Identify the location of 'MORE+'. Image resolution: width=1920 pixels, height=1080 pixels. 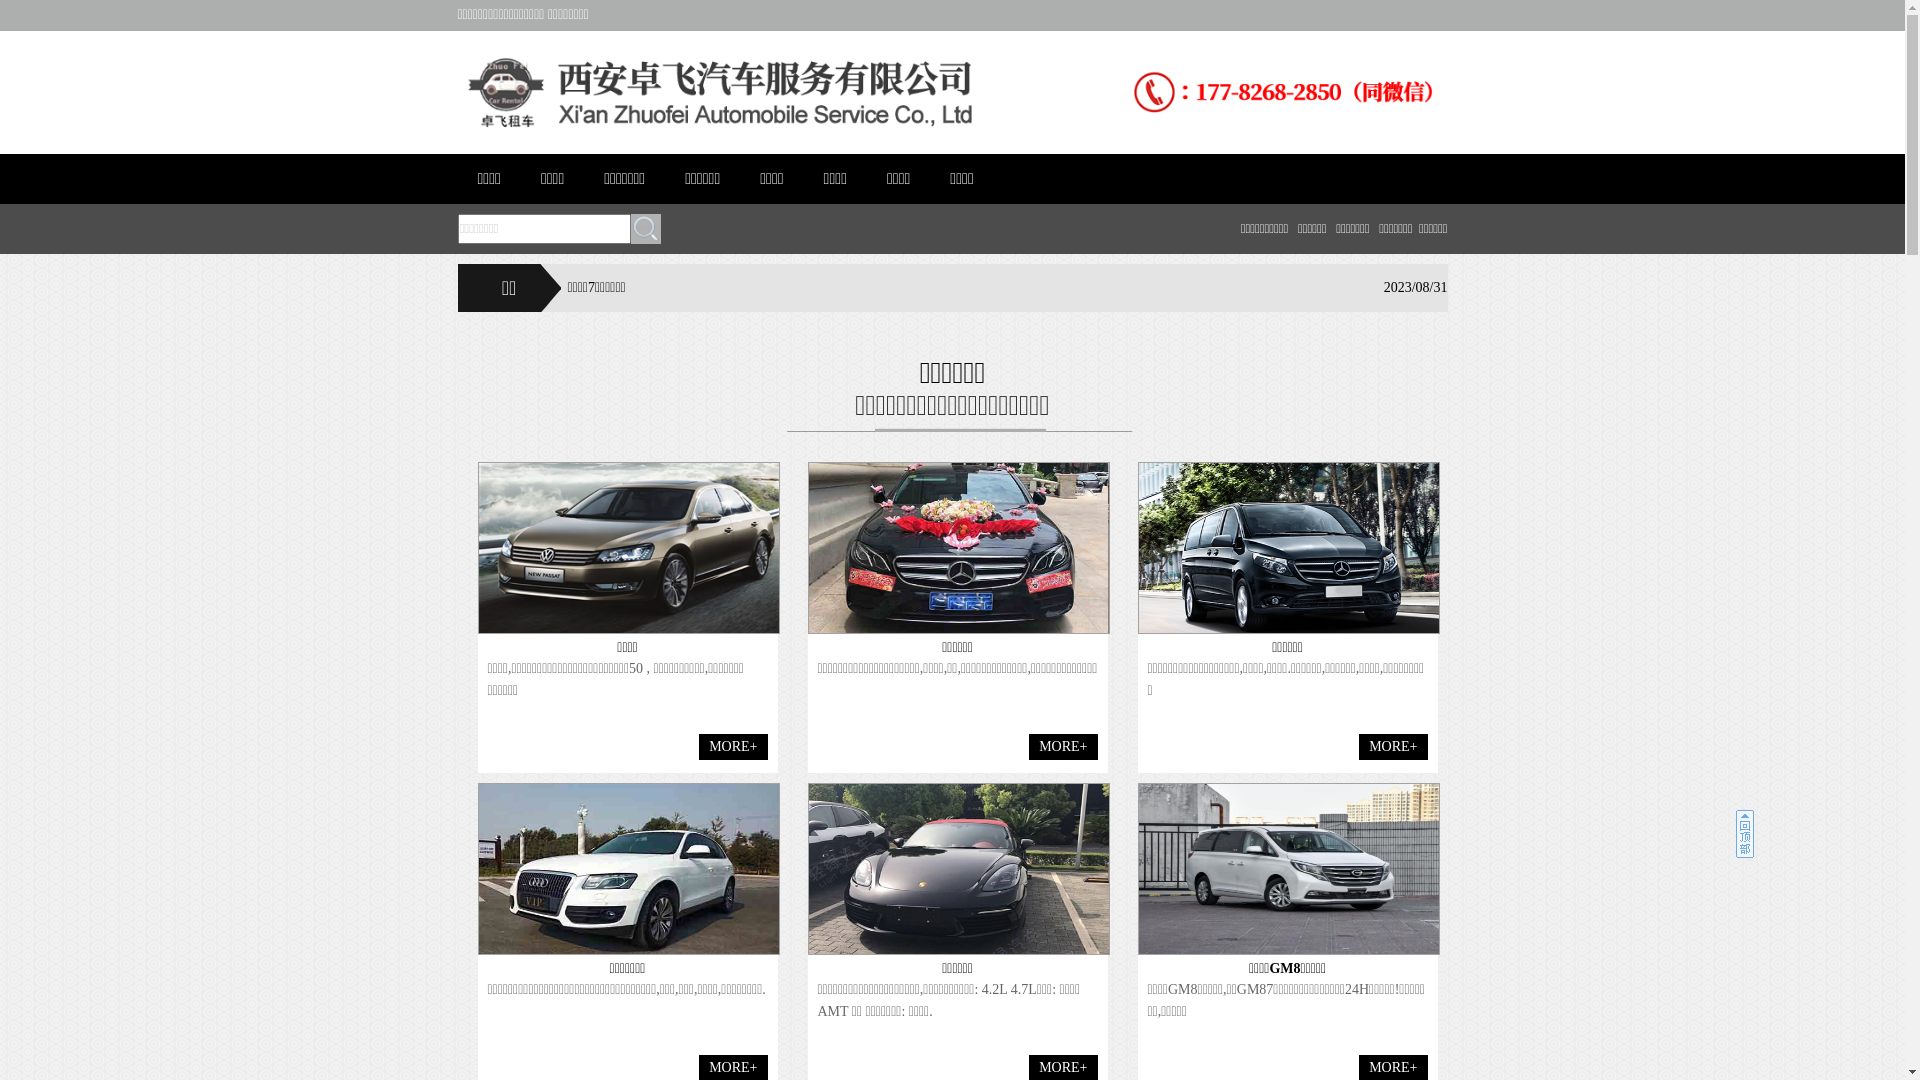
(1391, 747).